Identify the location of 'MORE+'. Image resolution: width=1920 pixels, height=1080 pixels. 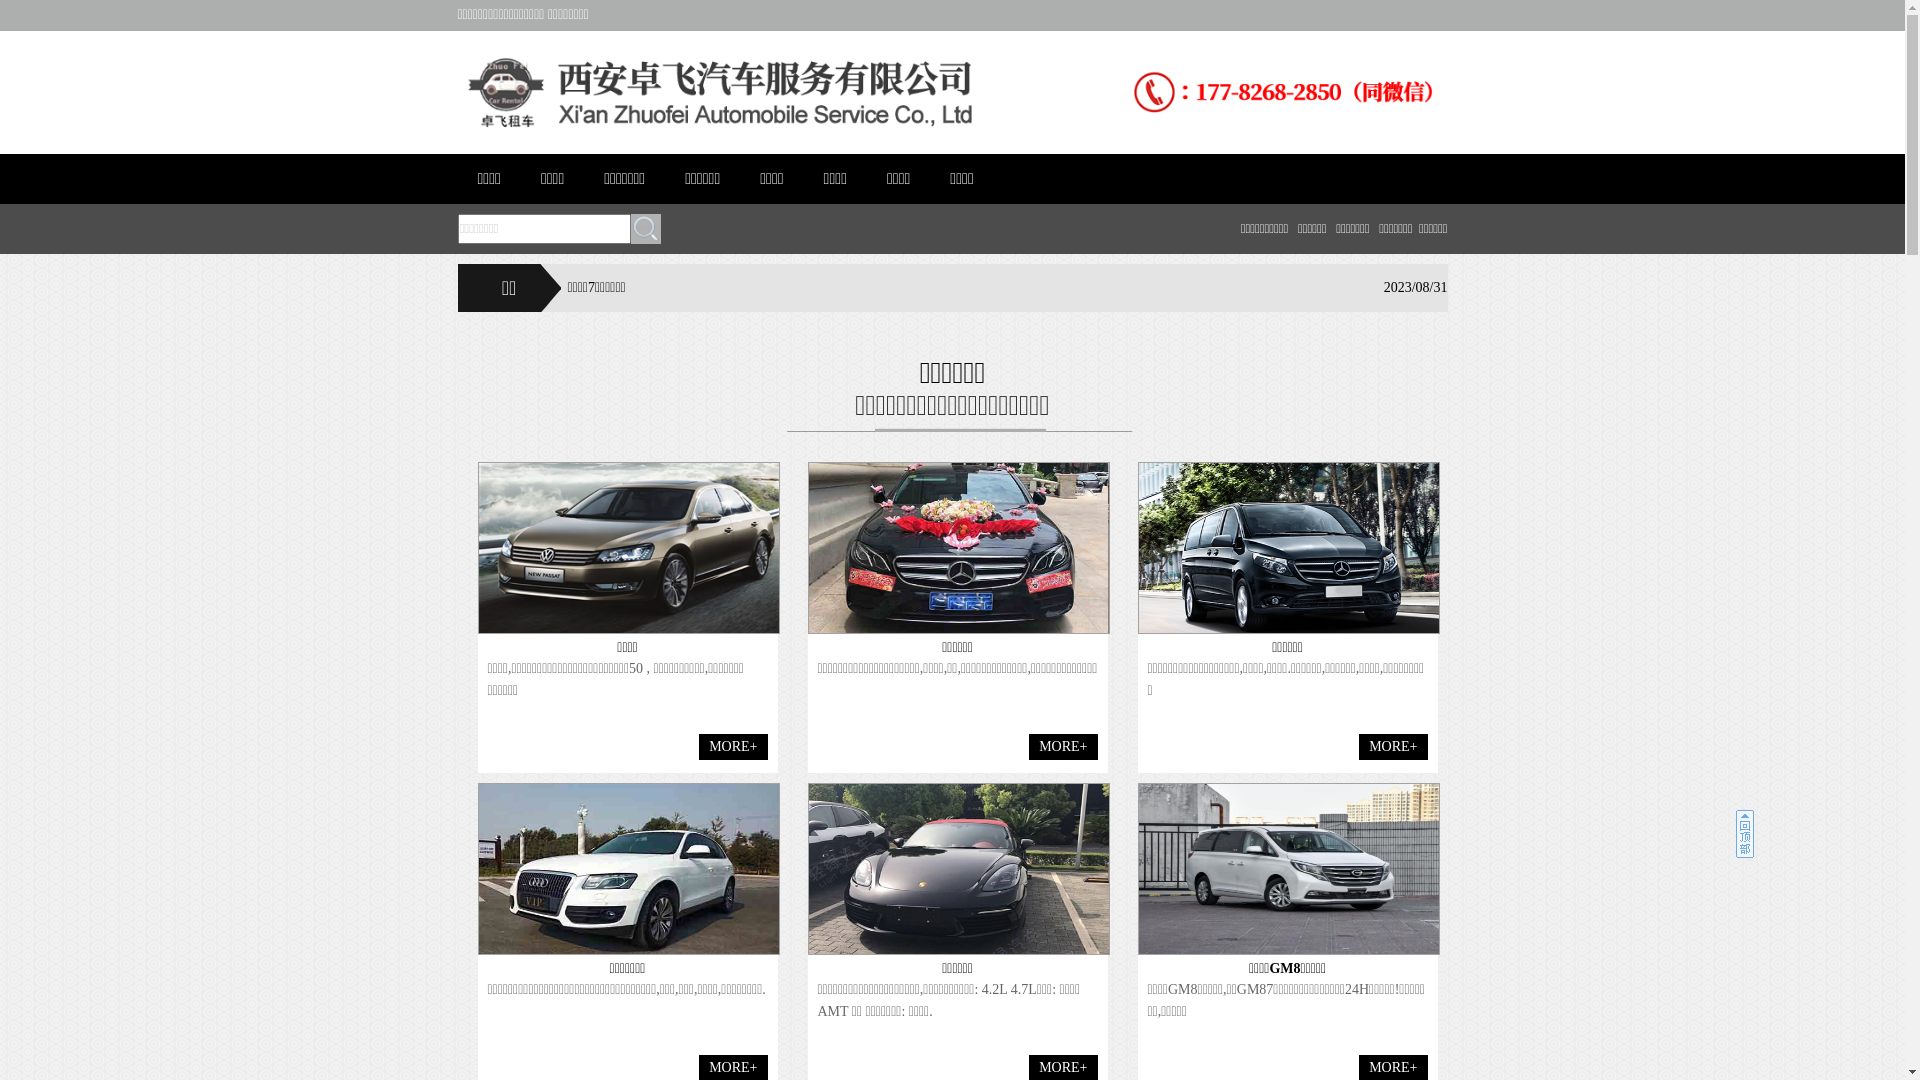
(1391, 747).